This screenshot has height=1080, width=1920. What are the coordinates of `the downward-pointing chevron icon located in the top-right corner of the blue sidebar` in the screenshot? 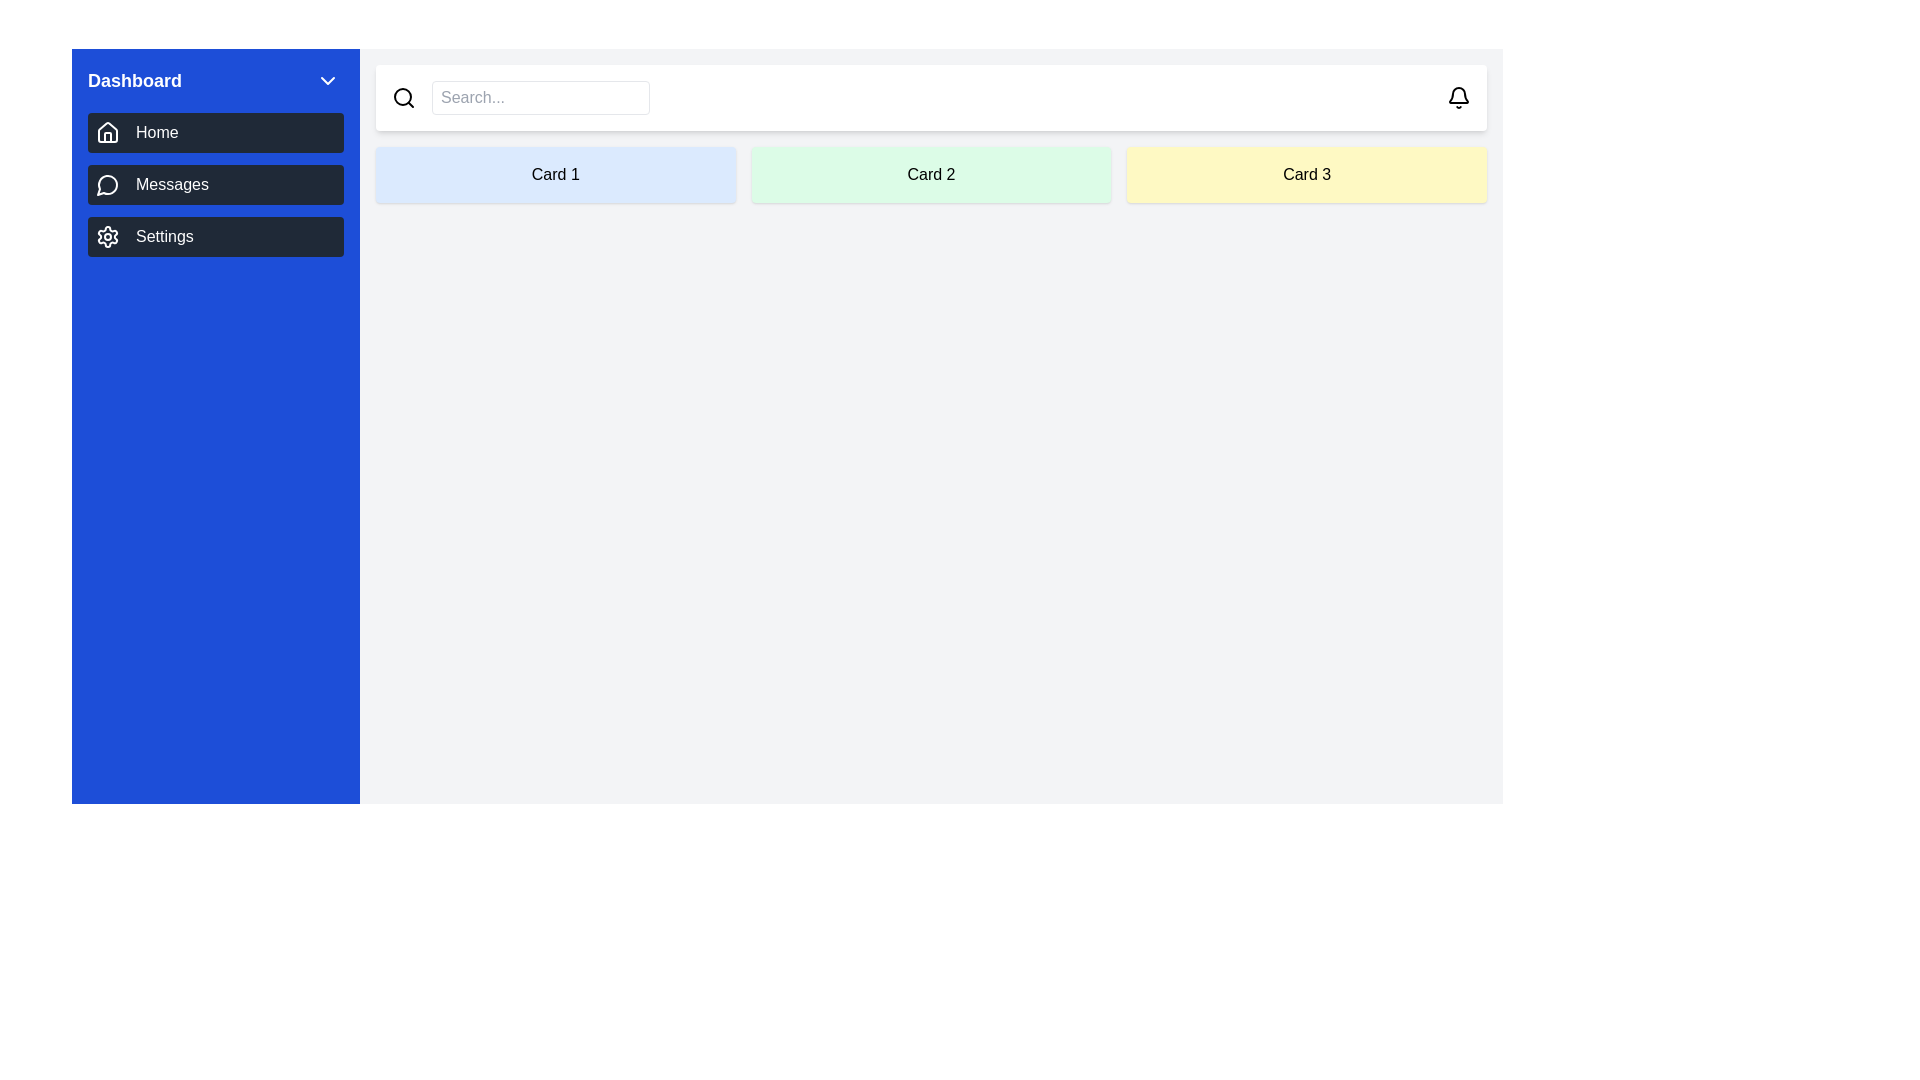 It's located at (327, 80).